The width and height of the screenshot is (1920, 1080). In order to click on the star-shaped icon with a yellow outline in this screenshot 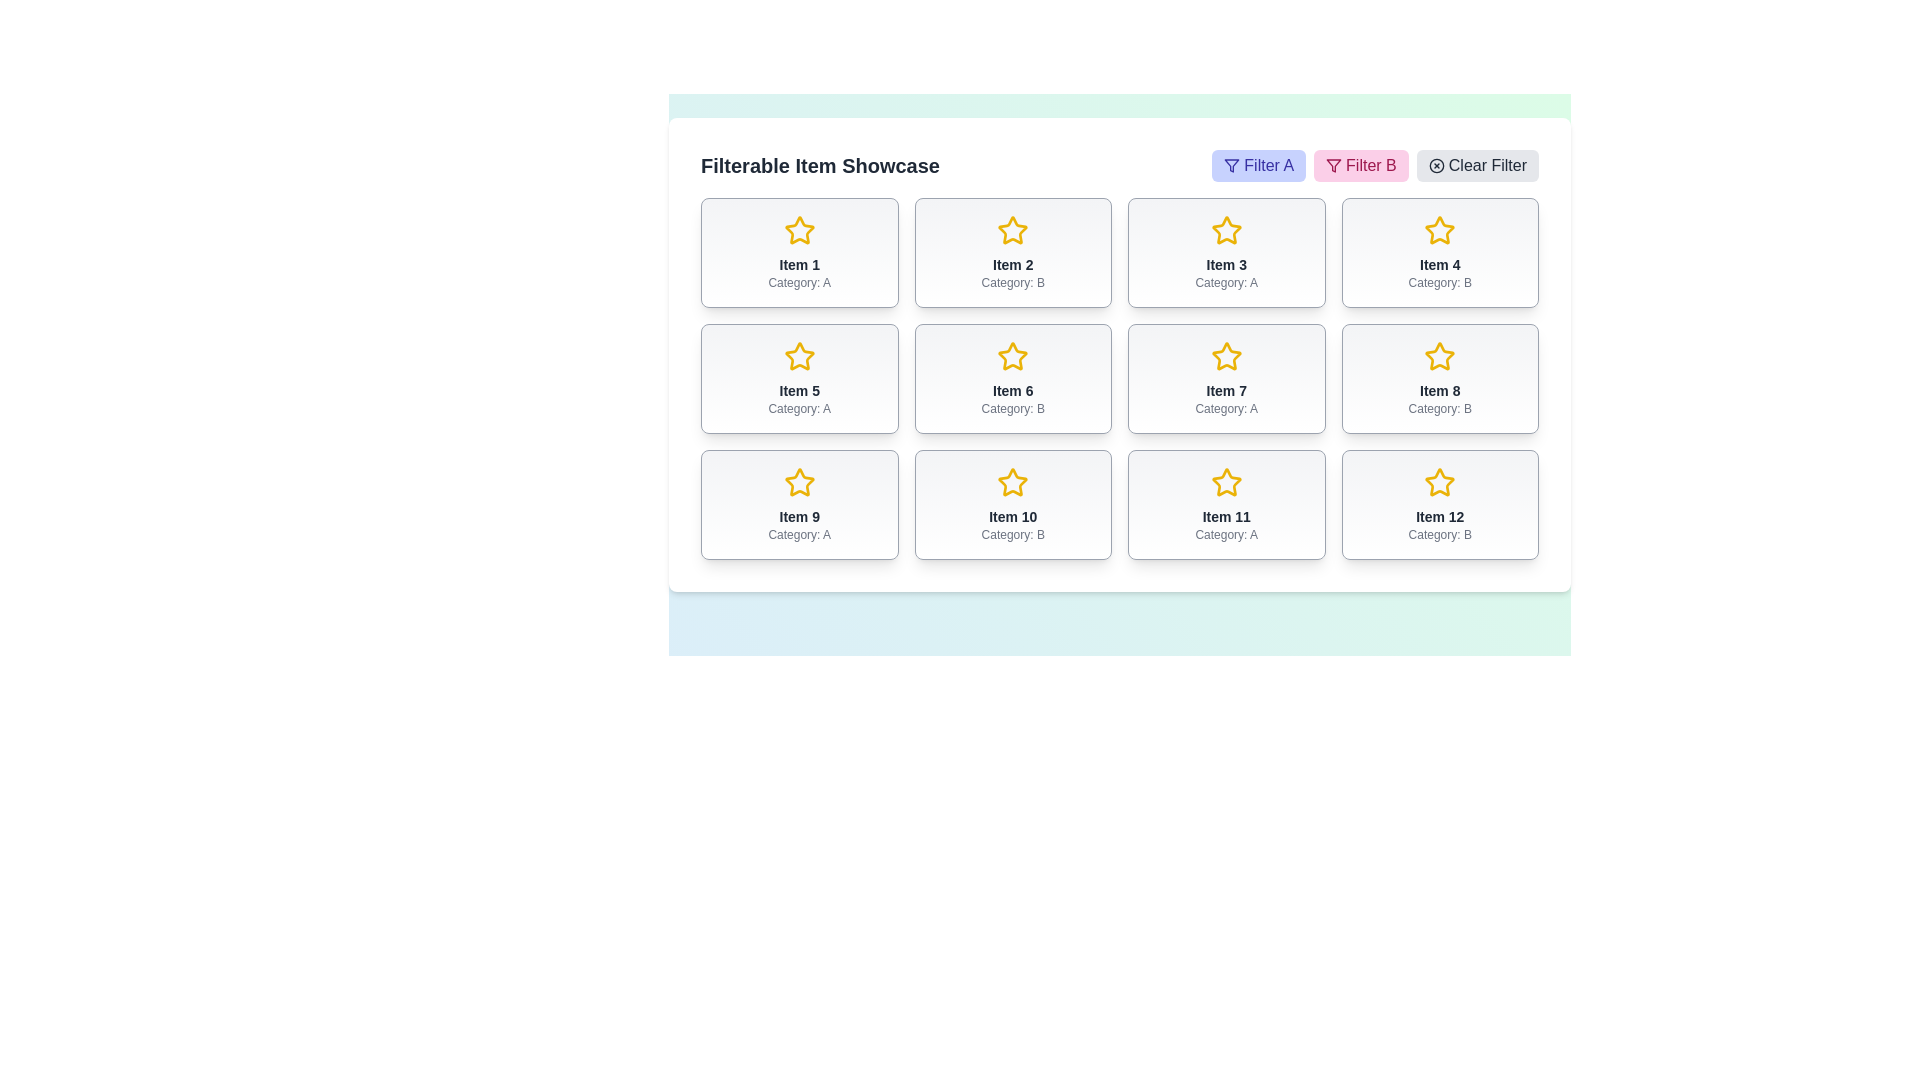, I will do `click(1440, 230)`.